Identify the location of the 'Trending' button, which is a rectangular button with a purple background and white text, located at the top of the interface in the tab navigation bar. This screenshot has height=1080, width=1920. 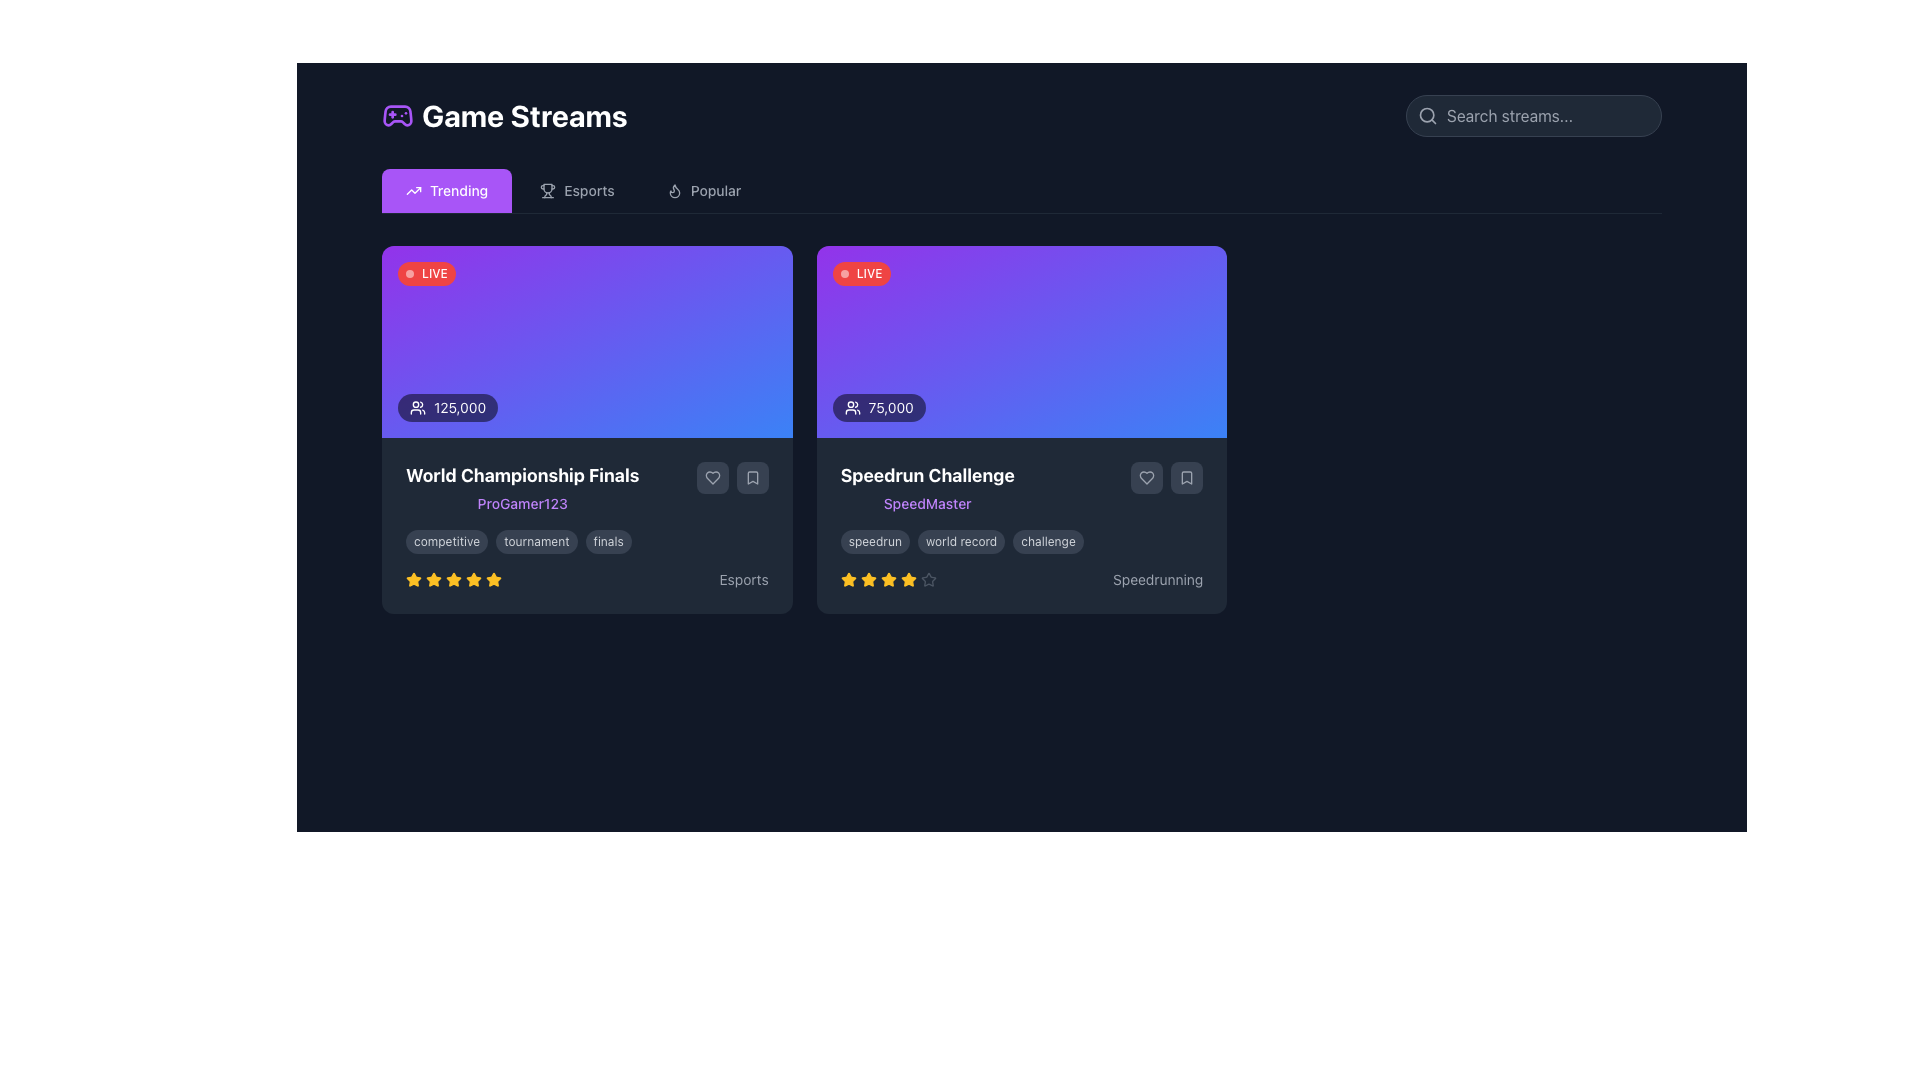
(446, 191).